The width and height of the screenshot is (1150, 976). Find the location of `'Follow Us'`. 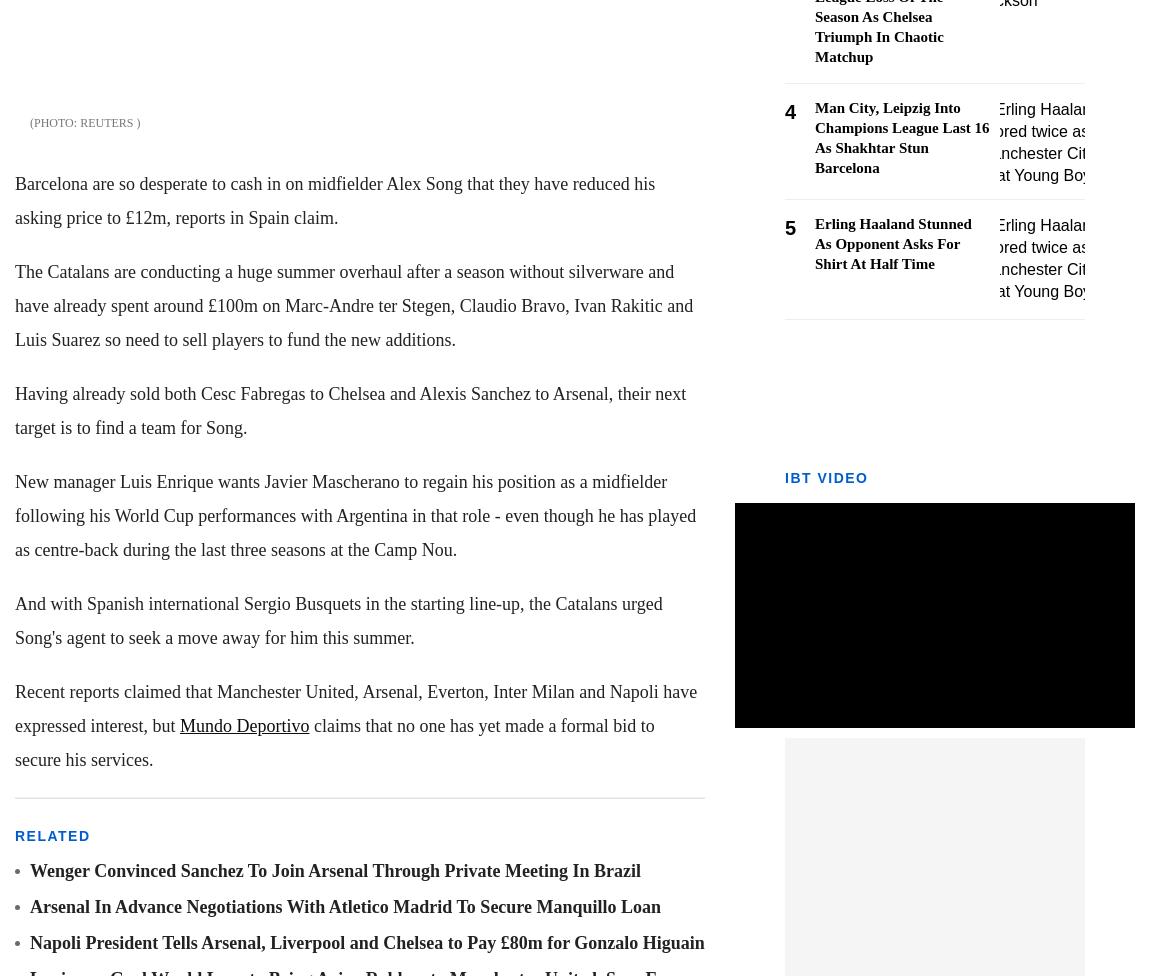

'Follow Us' is located at coordinates (198, 710).